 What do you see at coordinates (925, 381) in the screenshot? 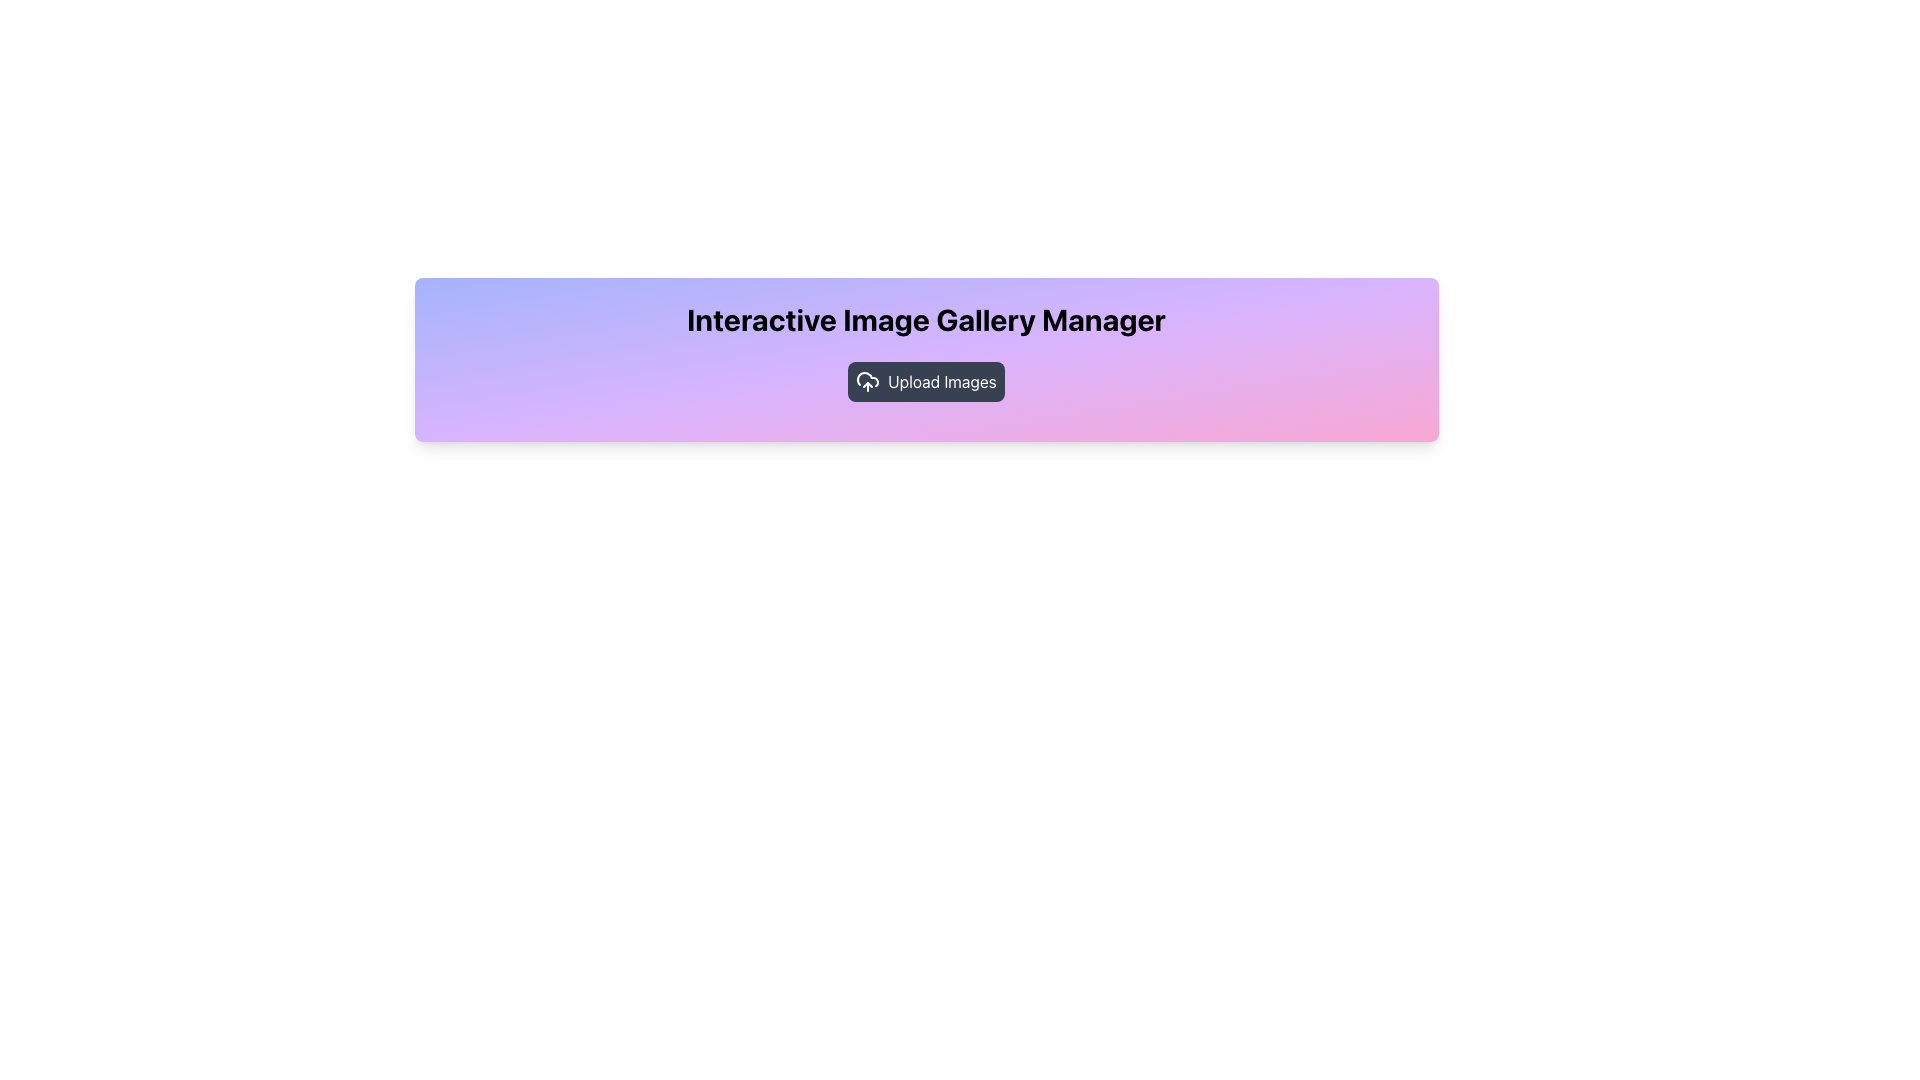
I see `the 'Upload Images' button, which is a rectangular button with a dark gray background and white text` at bounding box center [925, 381].